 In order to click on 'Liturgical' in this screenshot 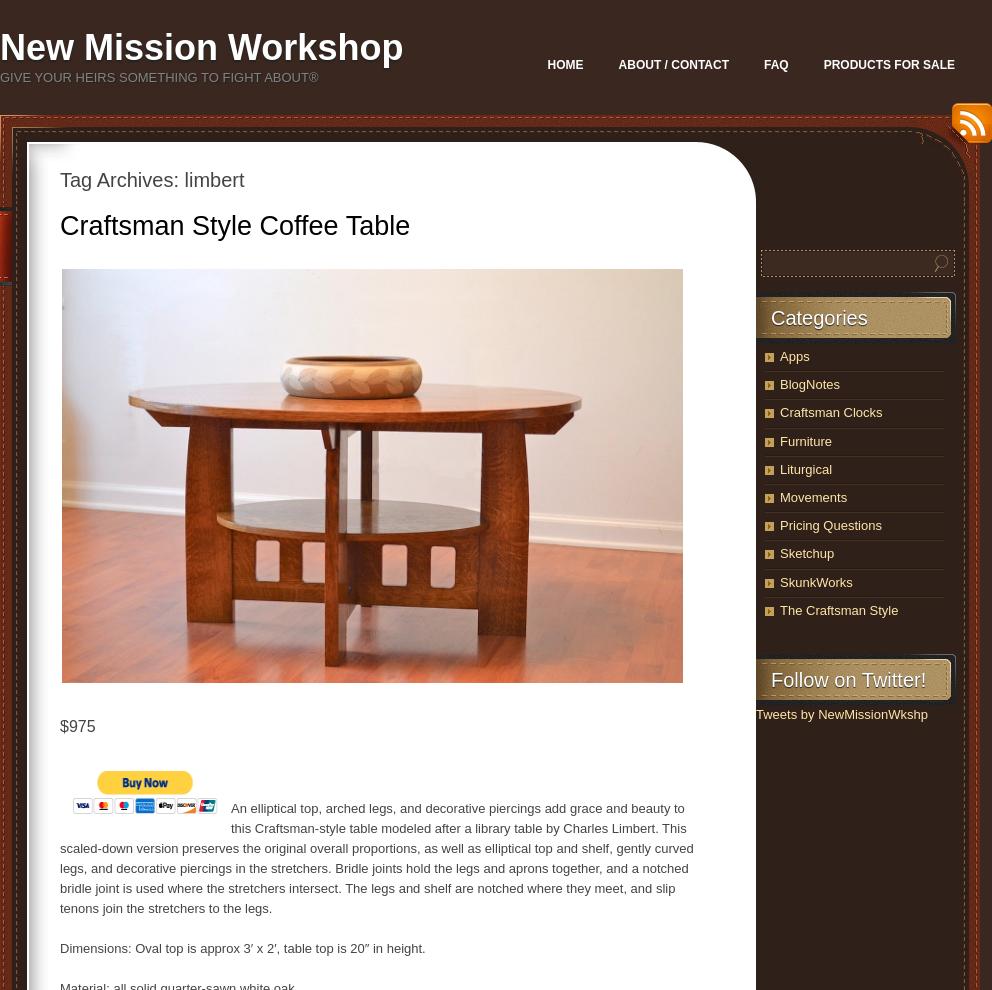, I will do `click(779, 468)`.